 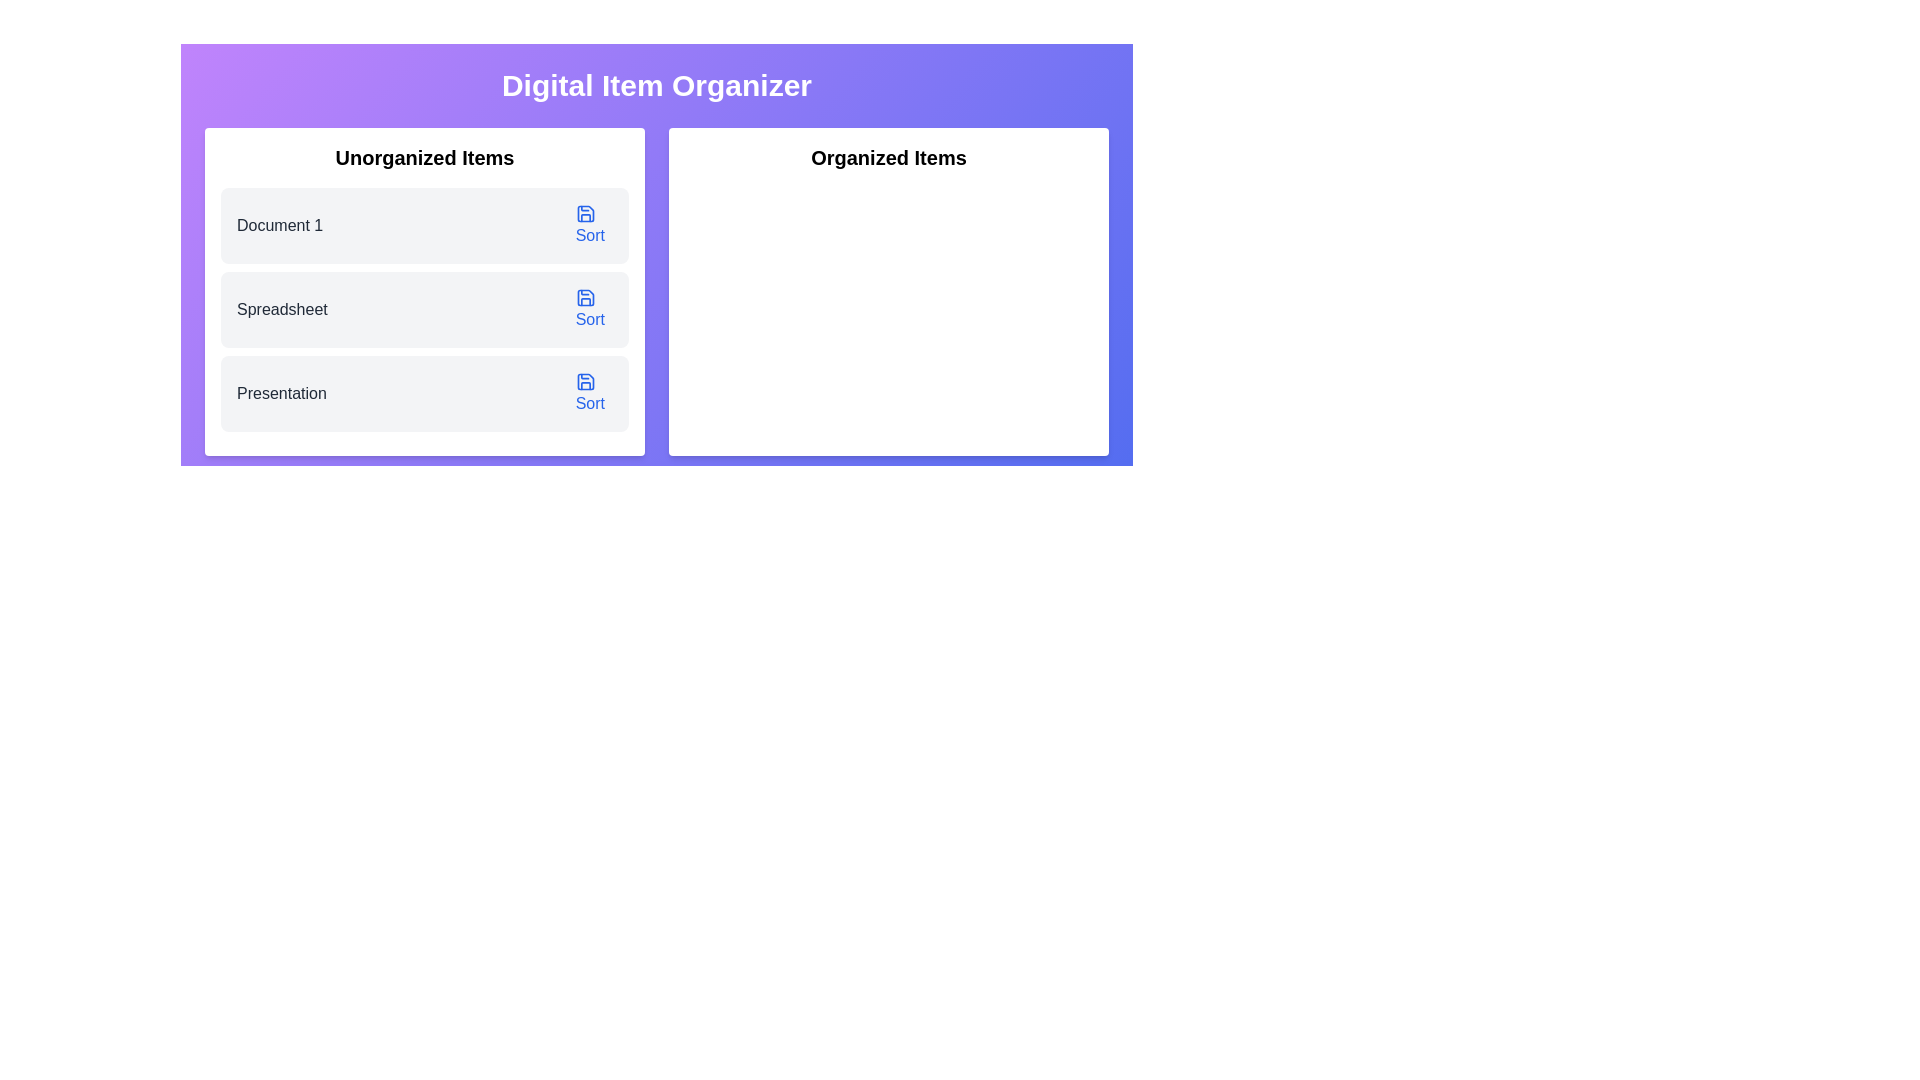 I want to click on the save icon located in the 'Unorganized Items' section, next to 'Document 1' and the word 'Sort.', so click(x=584, y=213).